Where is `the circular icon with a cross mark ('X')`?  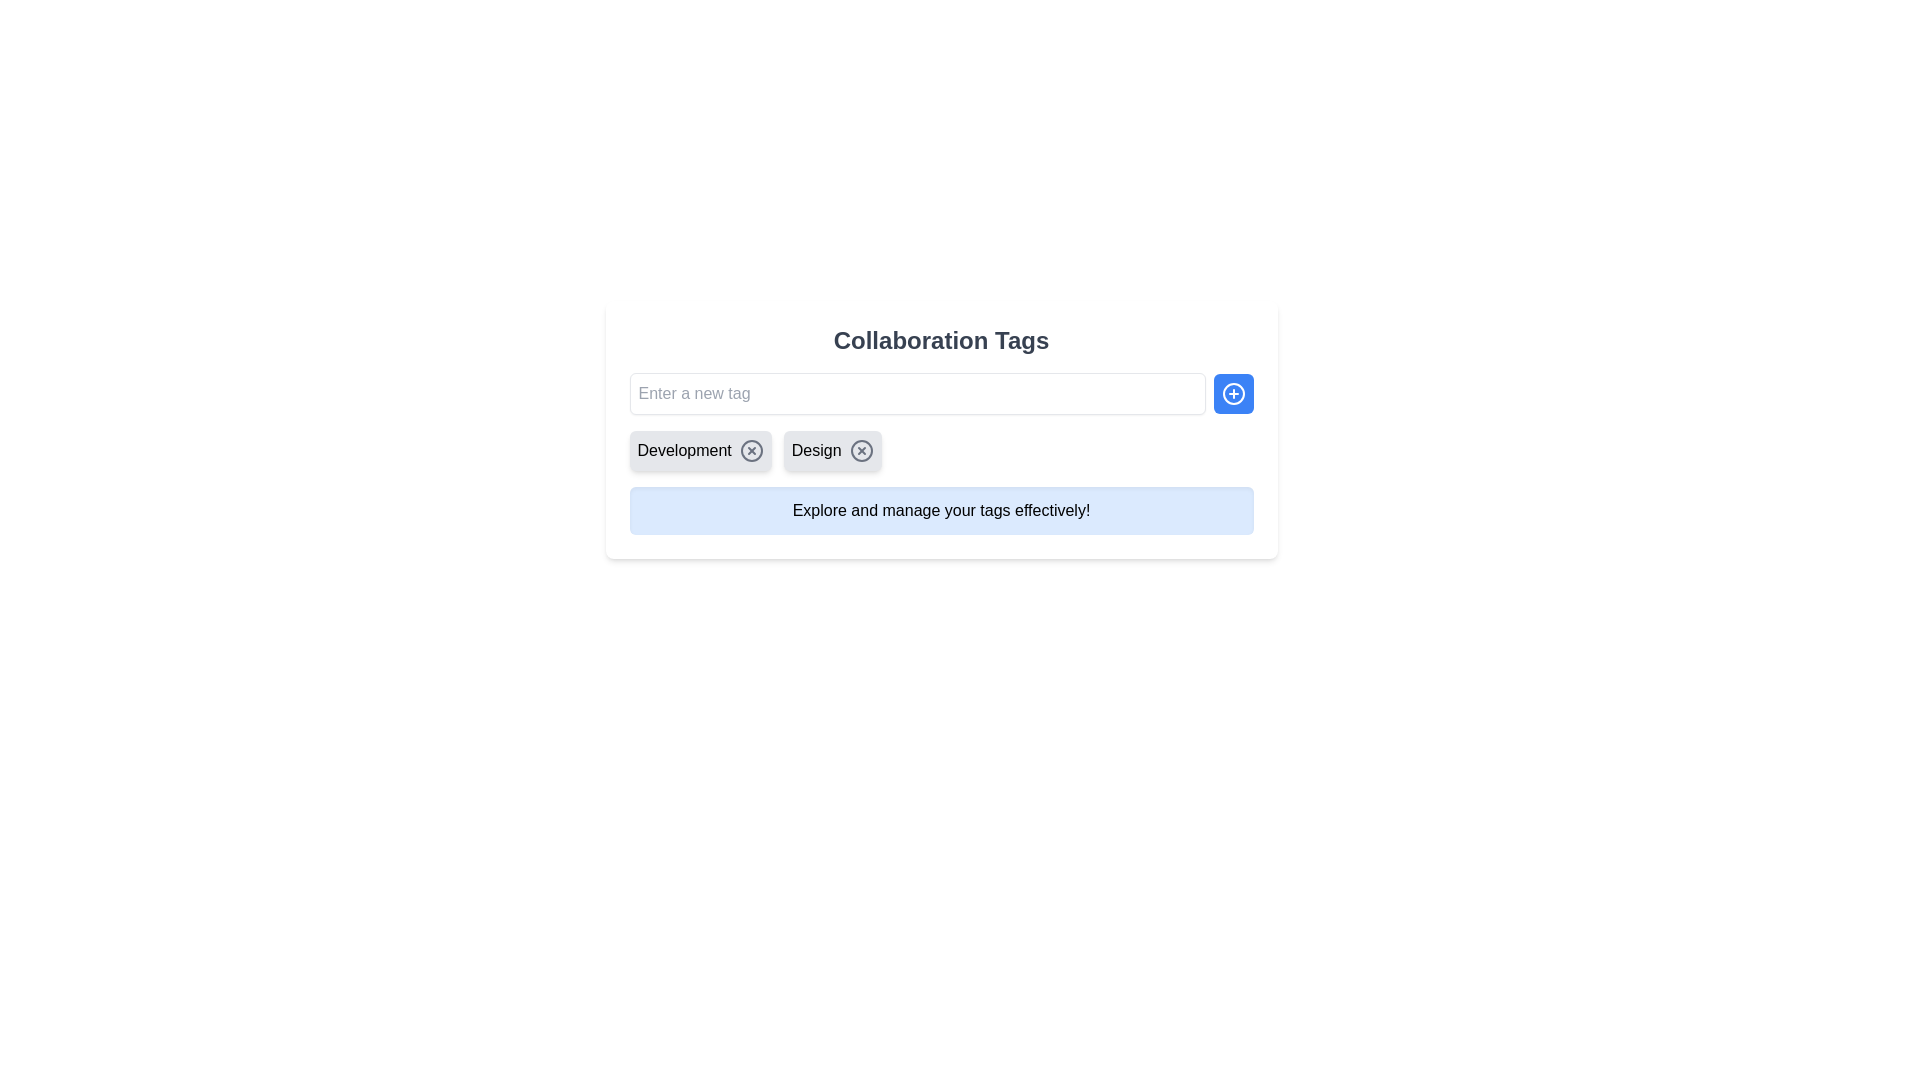
the circular icon with a cross mark ('X') is located at coordinates (750, 451).